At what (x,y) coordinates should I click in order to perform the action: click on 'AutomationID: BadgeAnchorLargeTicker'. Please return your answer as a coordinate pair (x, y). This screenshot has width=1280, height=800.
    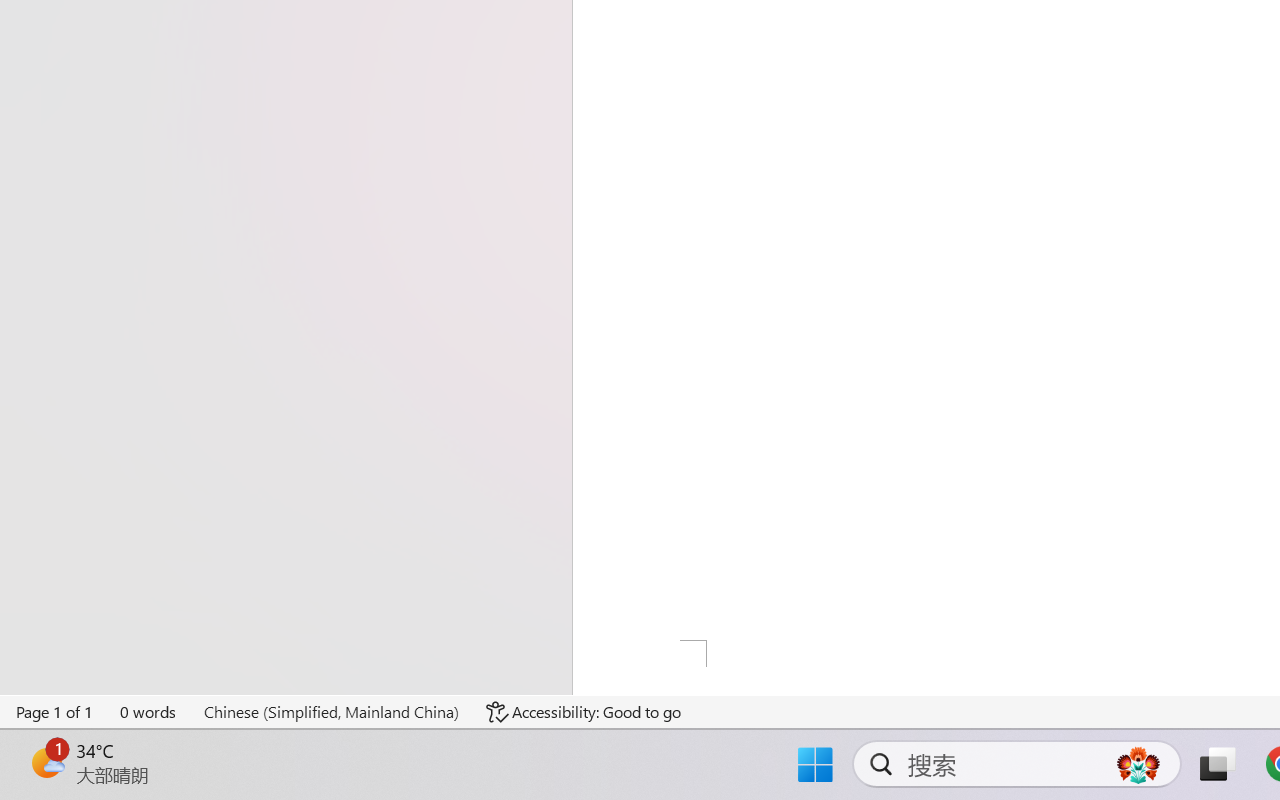
    Looking at the image, I should click on (46, 762).